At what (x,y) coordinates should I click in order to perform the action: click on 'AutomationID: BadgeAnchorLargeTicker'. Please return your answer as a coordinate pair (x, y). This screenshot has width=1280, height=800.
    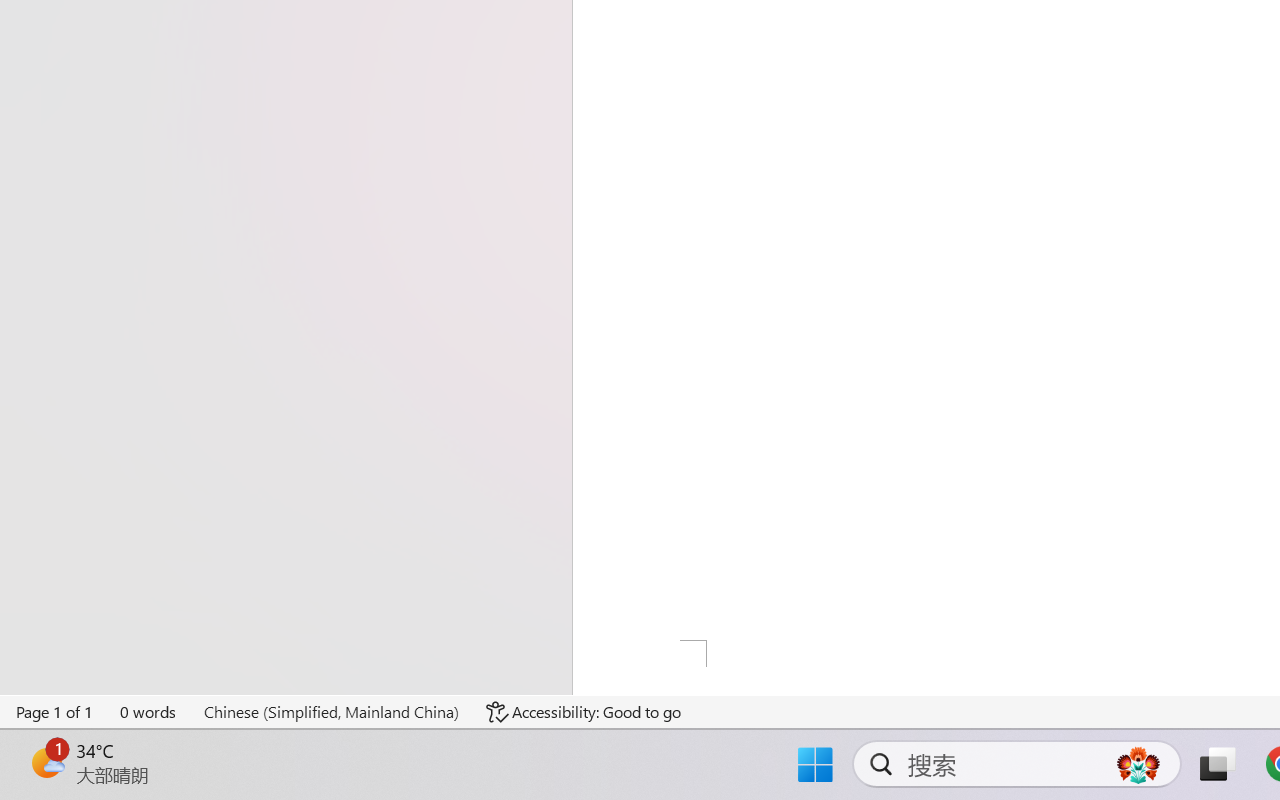
    Looking at the image, I should click on (46, 762).